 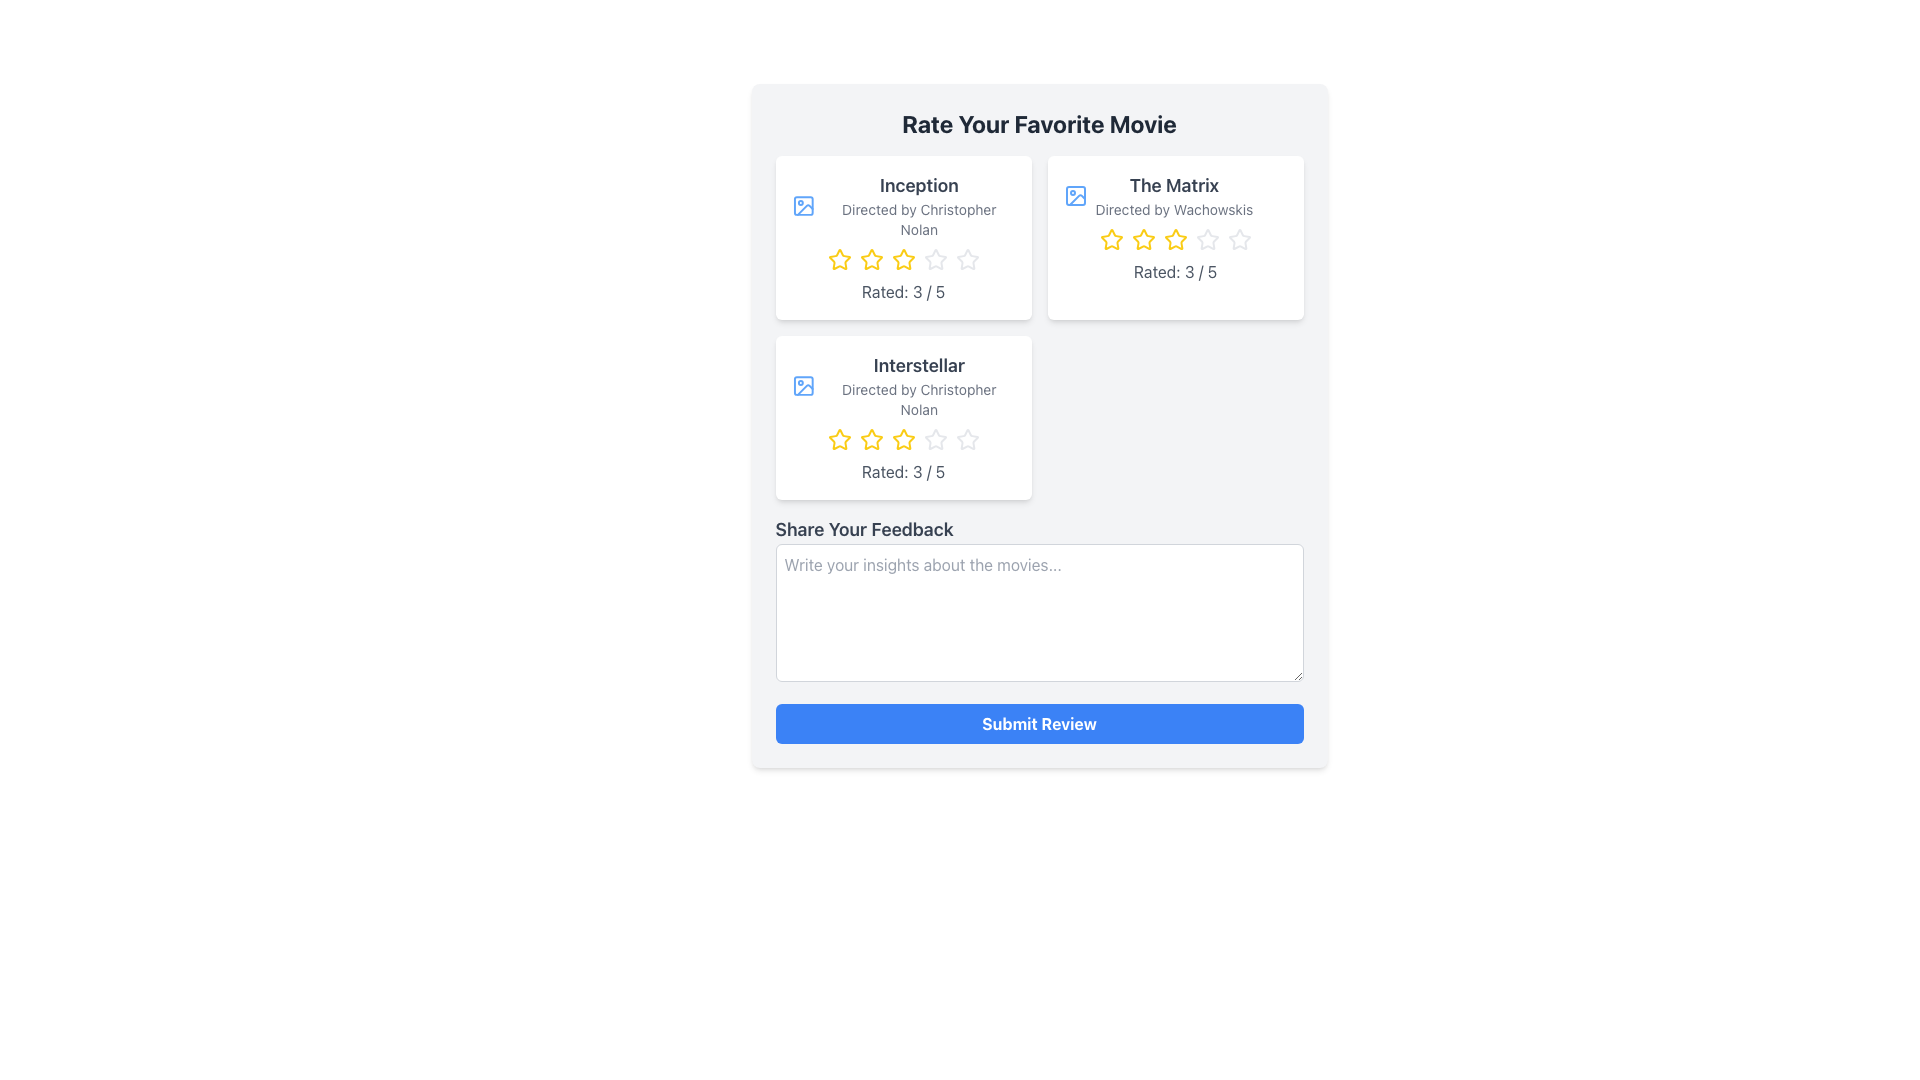 I want to click on the third yellow star icon in the rating widget for 'The Matrix' movie card, so click(x=1175, y=238).